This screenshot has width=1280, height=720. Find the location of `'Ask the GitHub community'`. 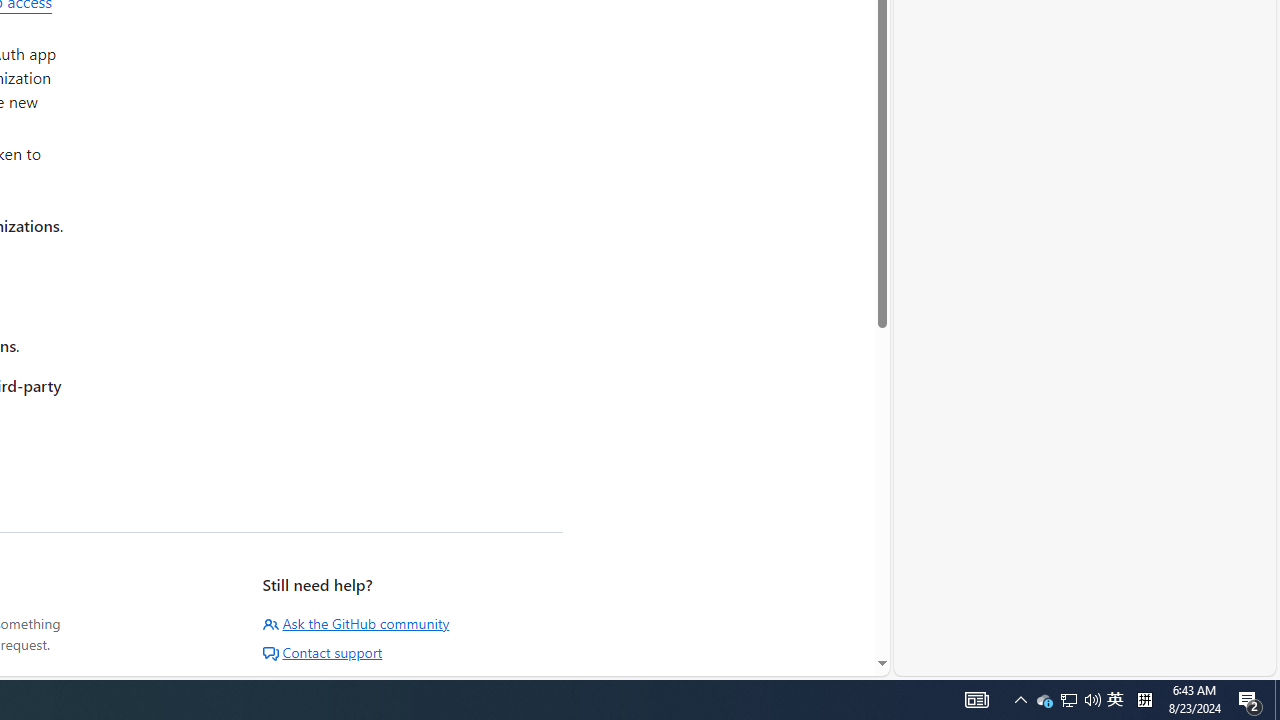

'Ask the GitHub community' is located at coordinates (356, 622).